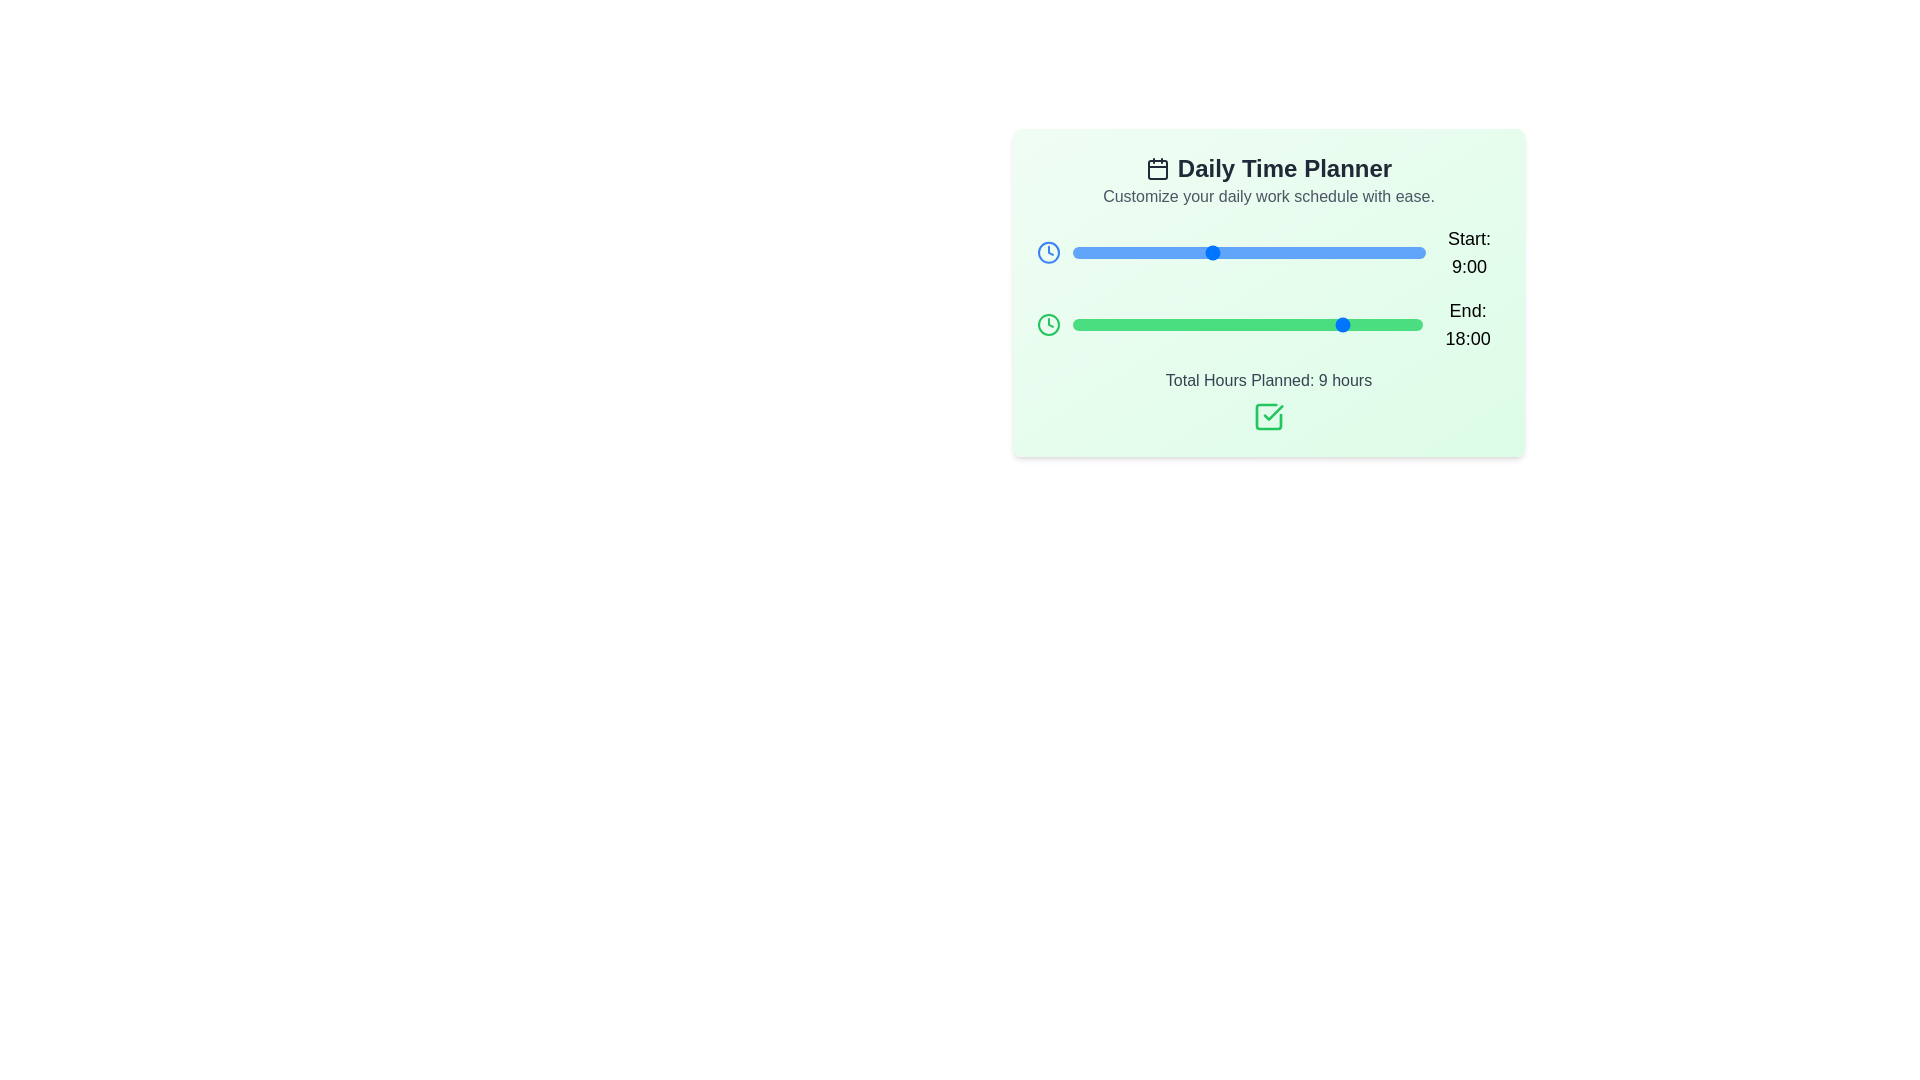  Describe the element at coordinates (1376, 323) in the screenshot. I see `the 'End' slider to set the end time to 20:00` at that location.